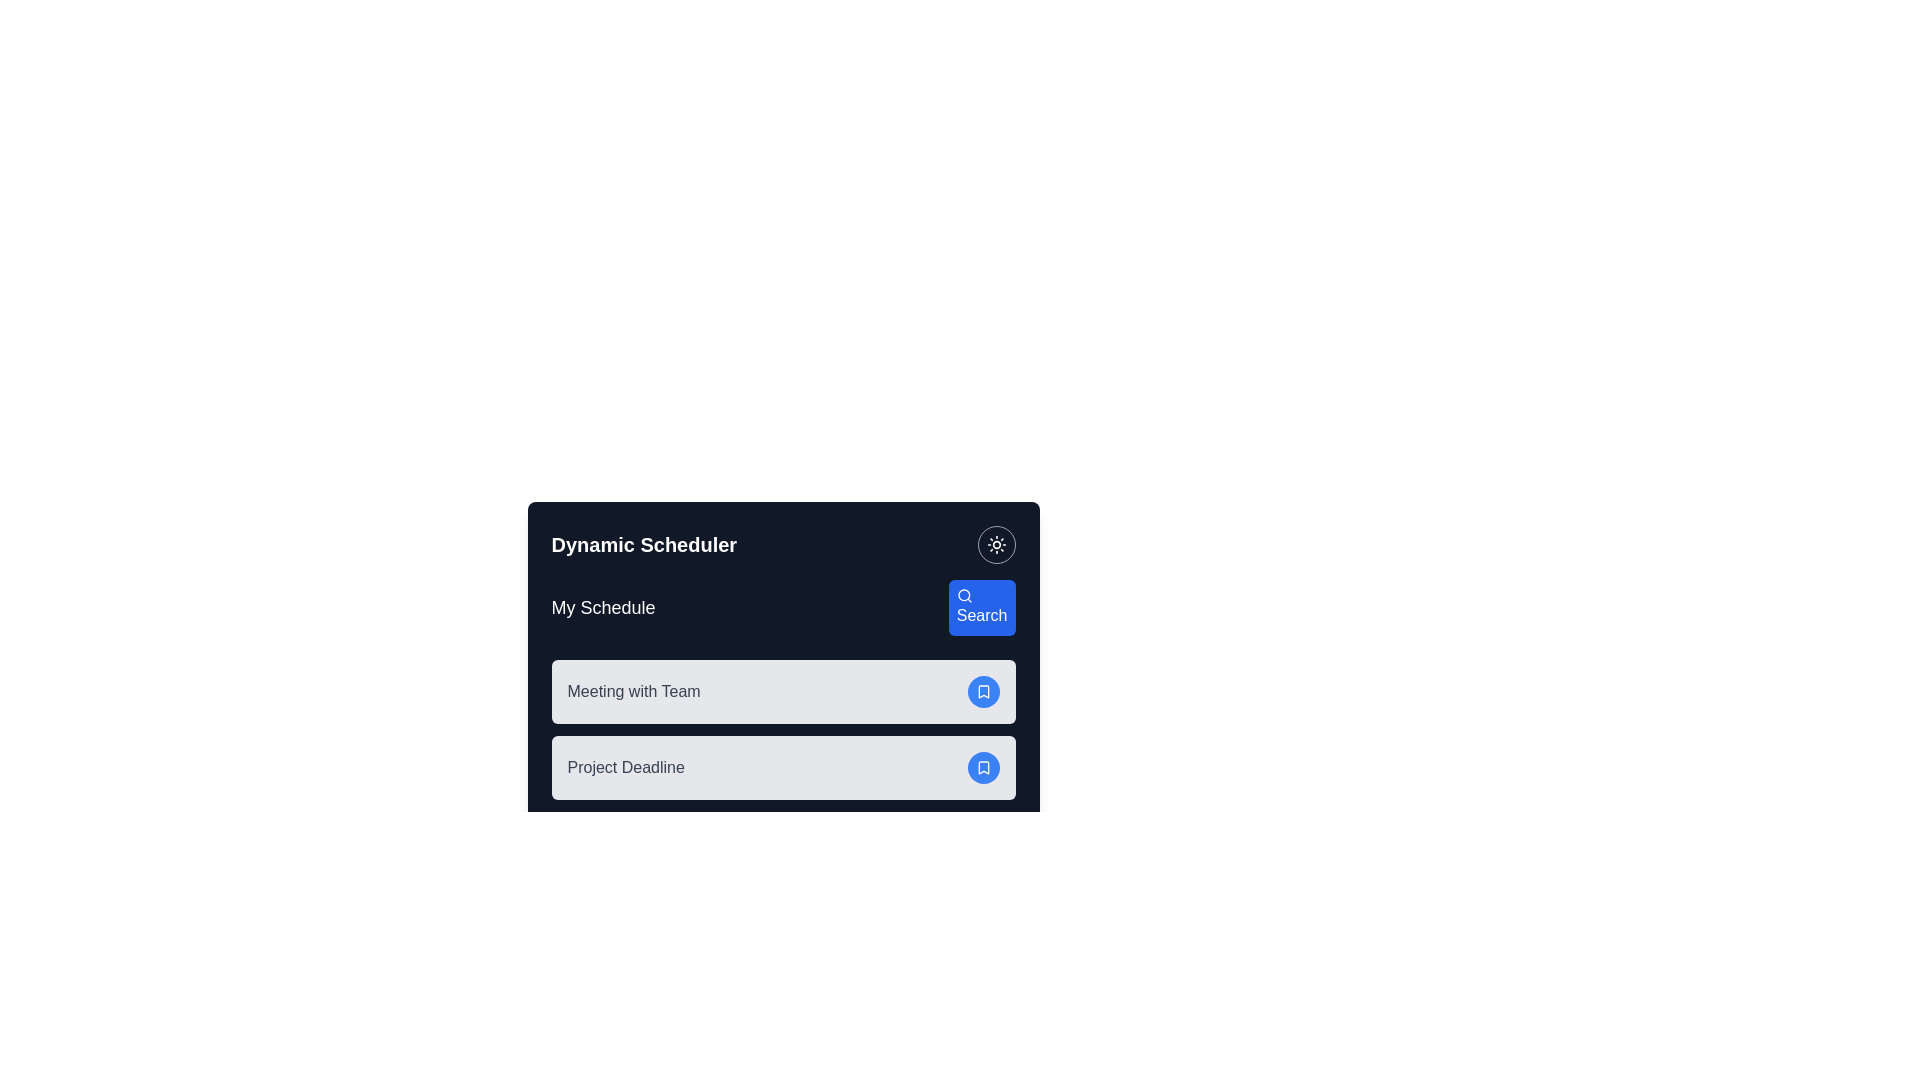  Describe the element at coordinates (983, 690) in the screenshot. I see `the blue-shaded bookmark icon located to the right of the 'Project Deadline' text in the second schedule entry` at that location.